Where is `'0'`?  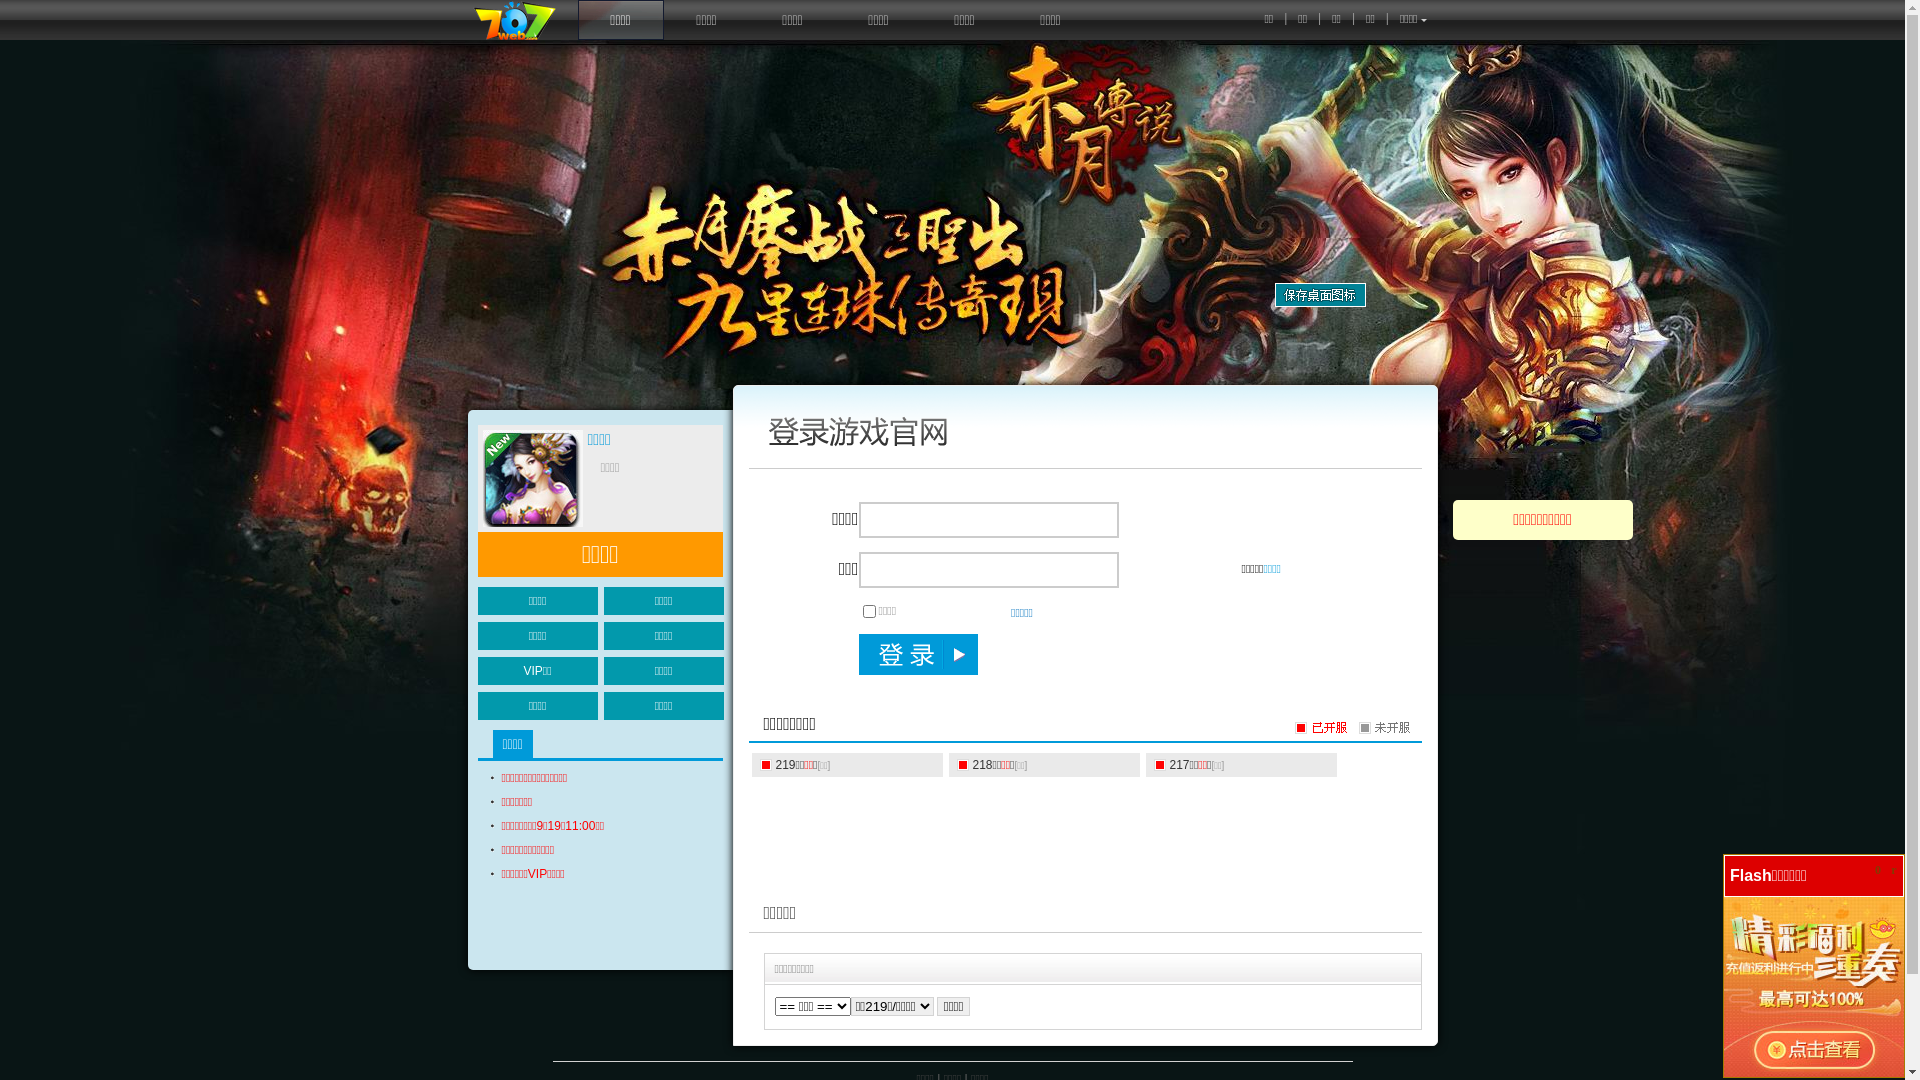
'0' is located at coordinates (1876, 869).